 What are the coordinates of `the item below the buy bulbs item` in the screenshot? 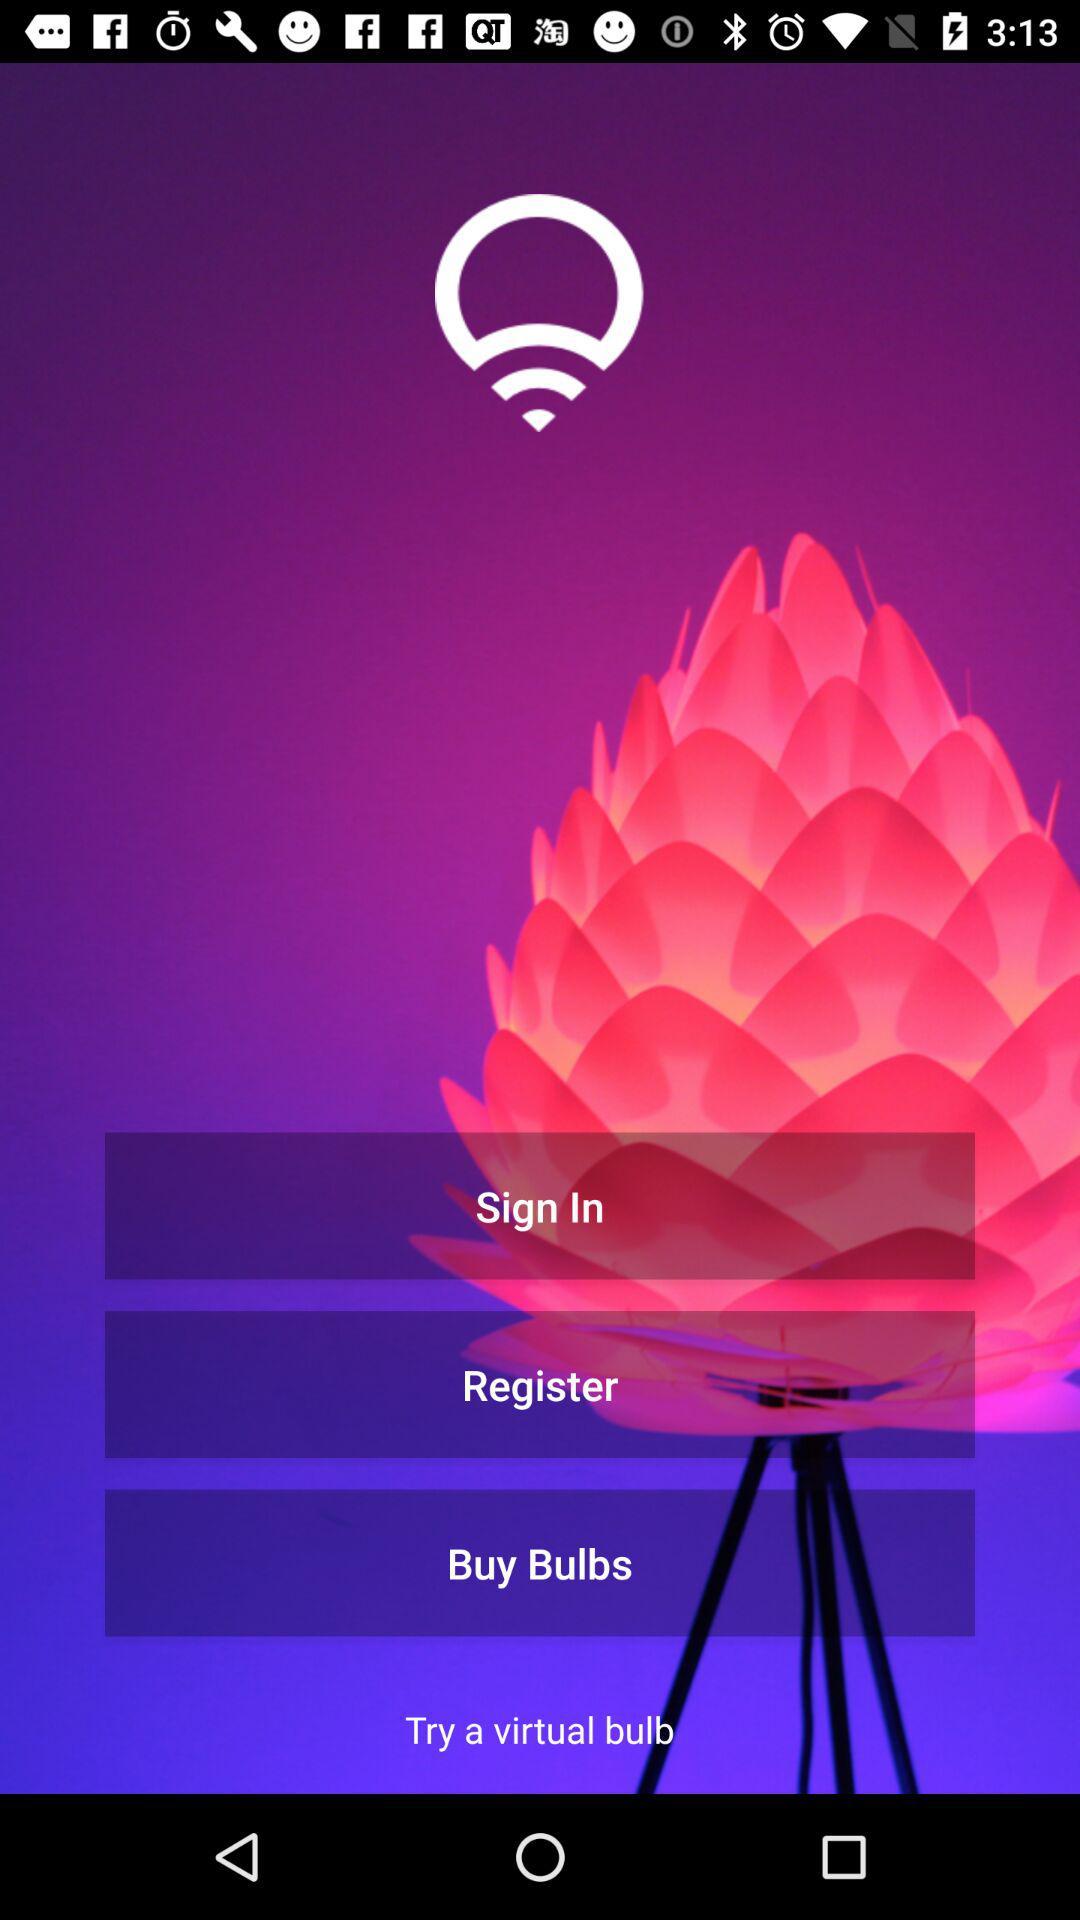 It's located at (538, 1728).